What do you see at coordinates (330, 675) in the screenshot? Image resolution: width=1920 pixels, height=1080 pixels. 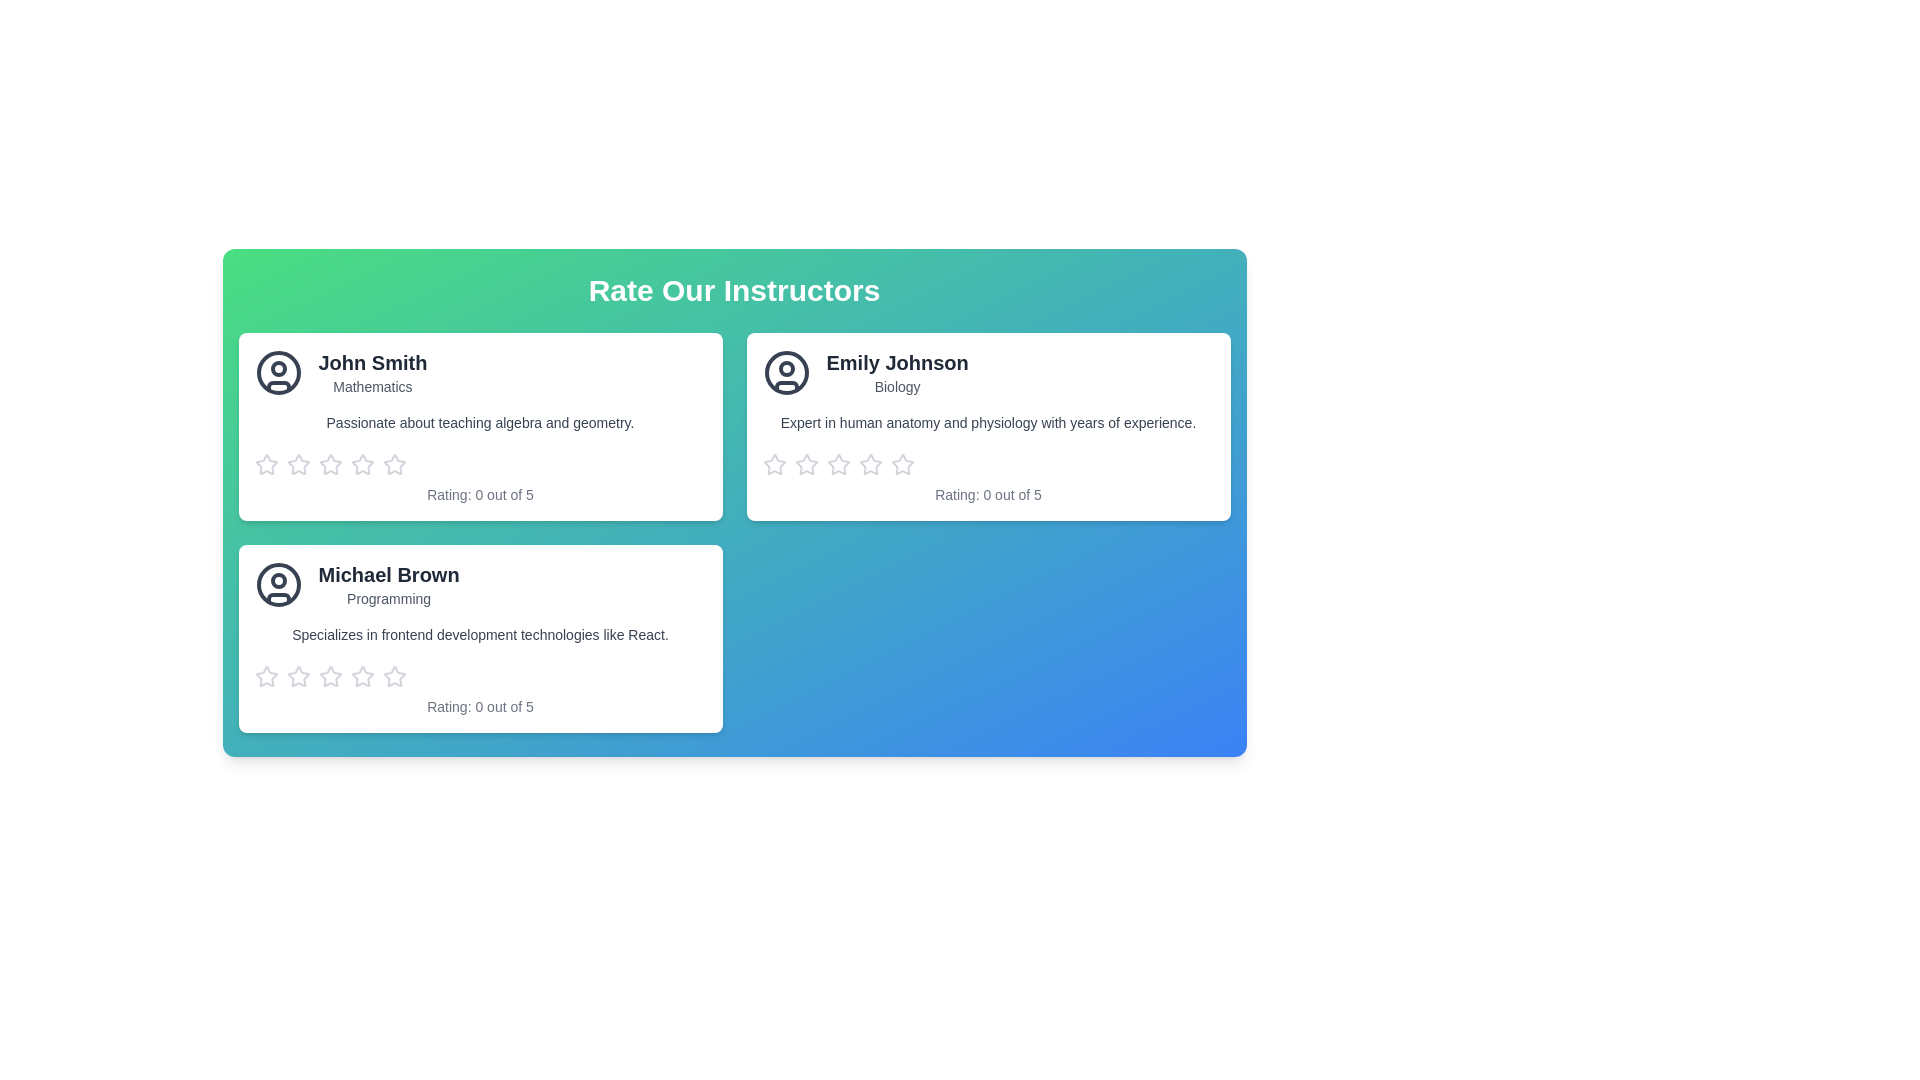 I see `the second star in the rating system for instructor Michael Brown` at bounding box center [330, 675].